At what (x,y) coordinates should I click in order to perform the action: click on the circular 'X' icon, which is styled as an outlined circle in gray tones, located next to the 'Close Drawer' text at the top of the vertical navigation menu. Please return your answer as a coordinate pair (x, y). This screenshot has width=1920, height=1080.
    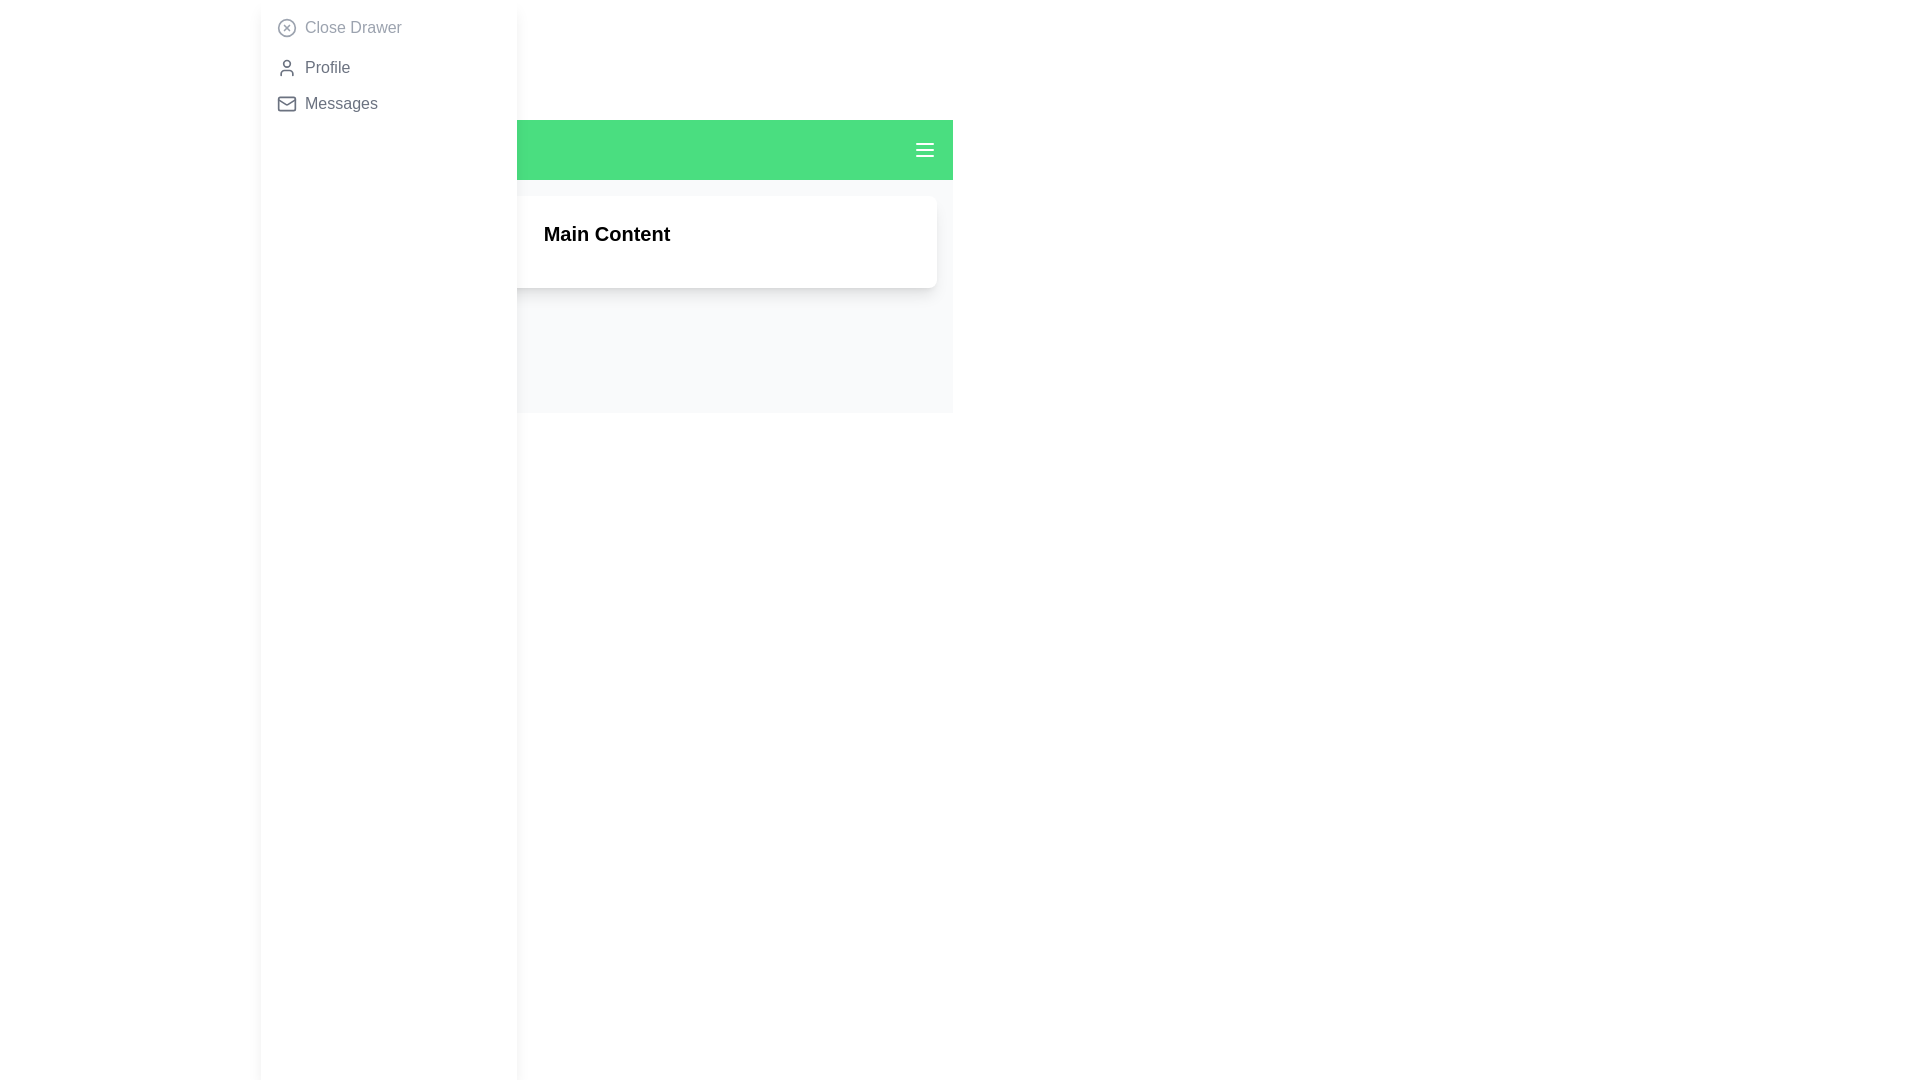
    Looking at the image, I should click on (286, 27).